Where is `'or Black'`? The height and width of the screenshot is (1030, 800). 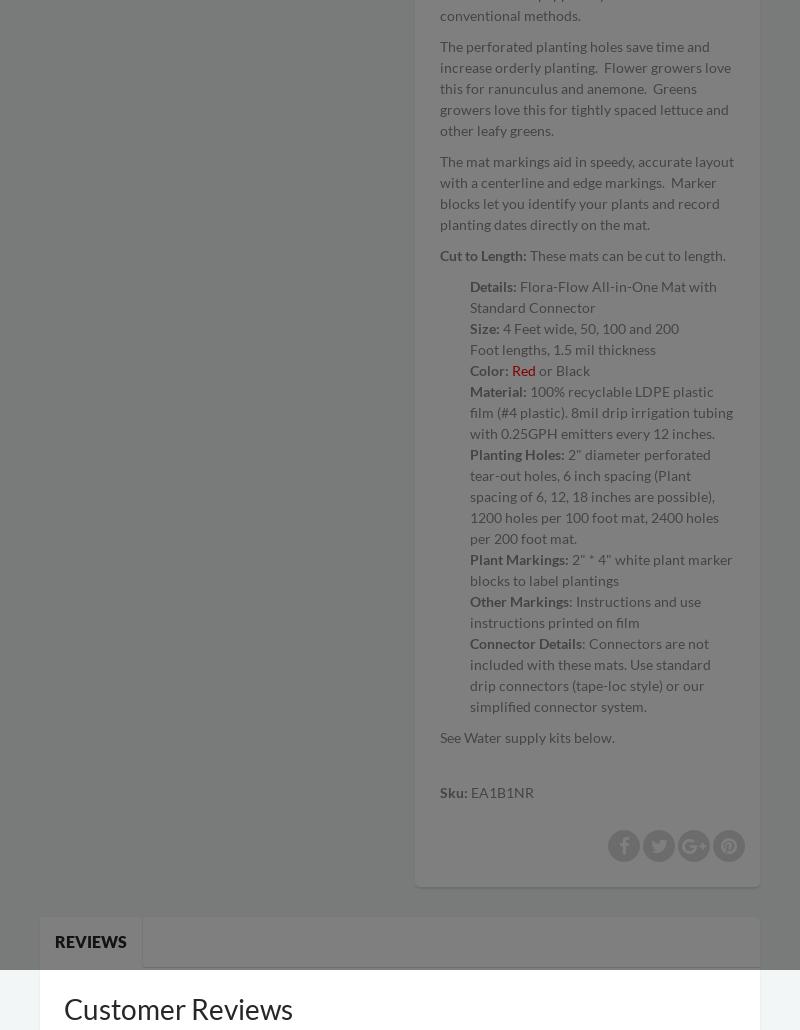 'or Black' is located at coordinates (563, 370).